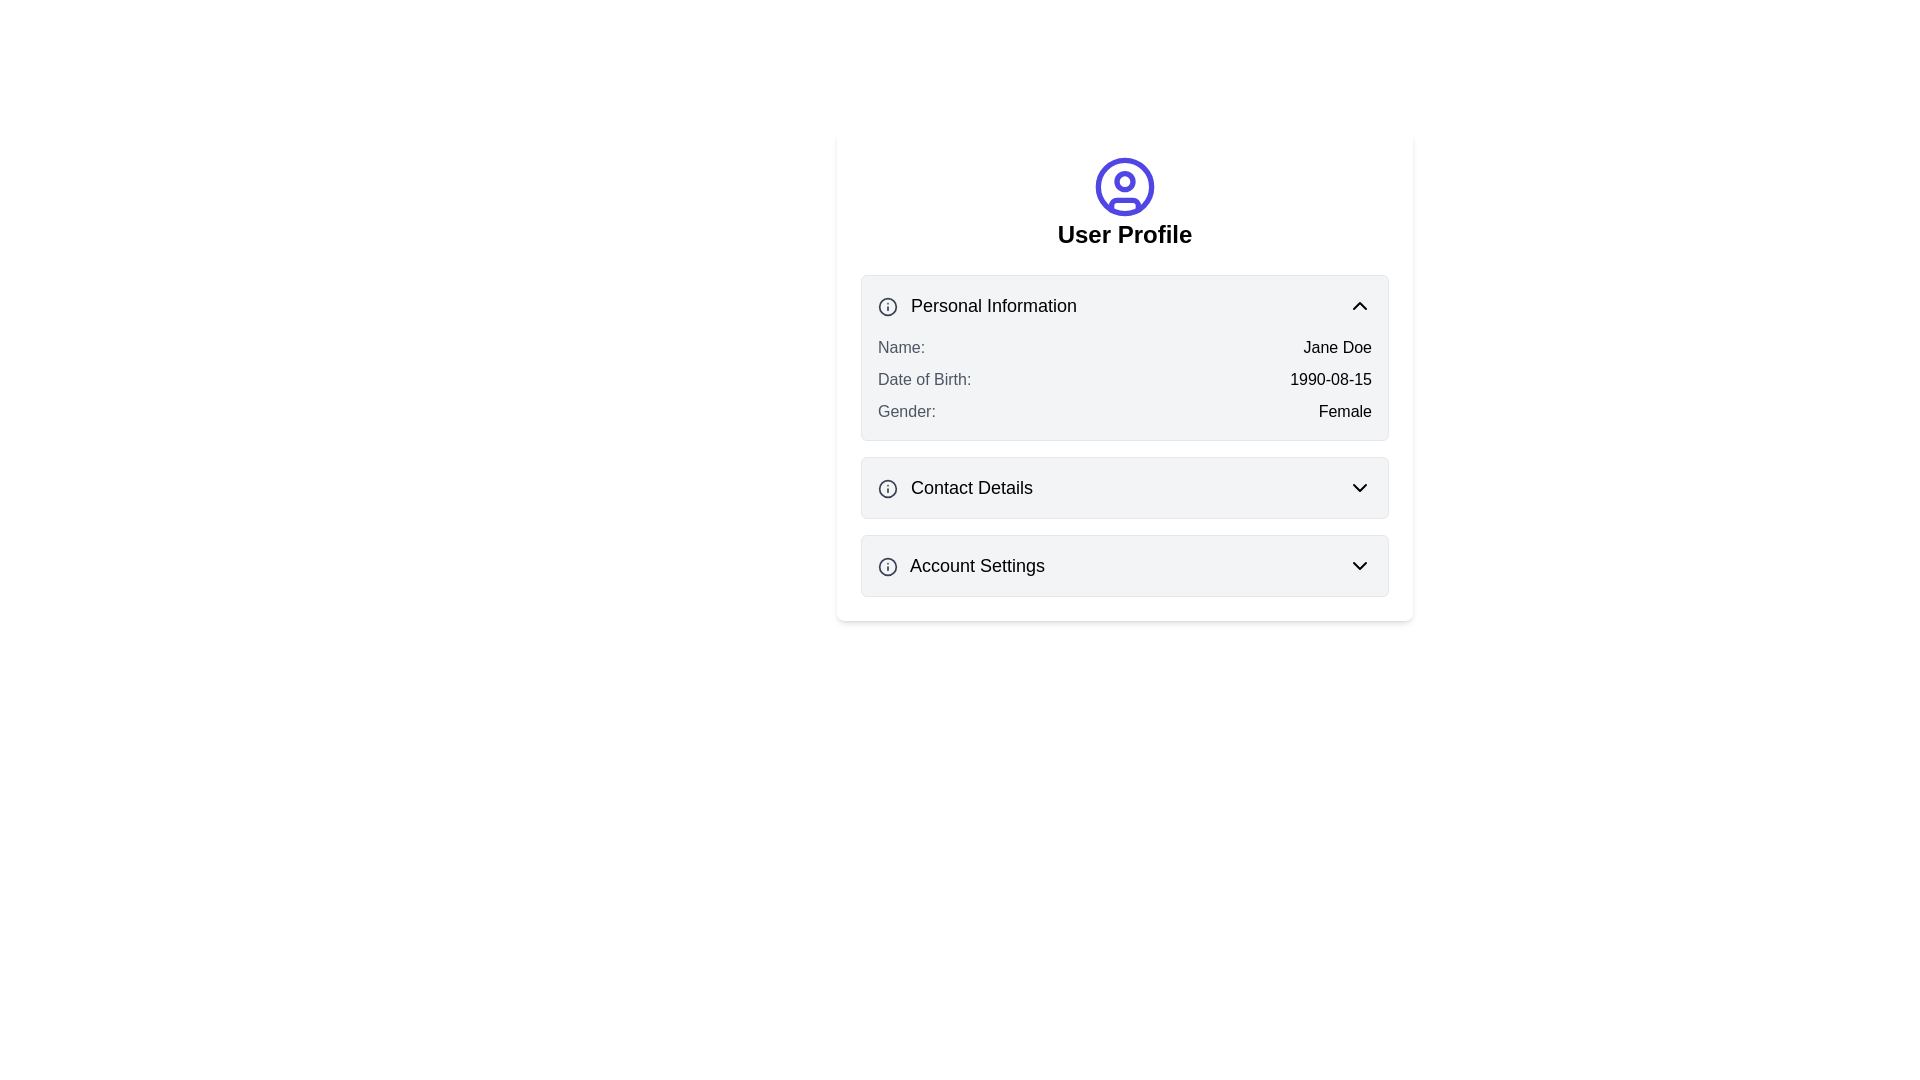 The height and width of the screenshot is (1080, 1920). Describe the element at coordinates (887, 489) in the screenshot. I see `the informational icon located to the left of the 'Contact Details' header` at that location.